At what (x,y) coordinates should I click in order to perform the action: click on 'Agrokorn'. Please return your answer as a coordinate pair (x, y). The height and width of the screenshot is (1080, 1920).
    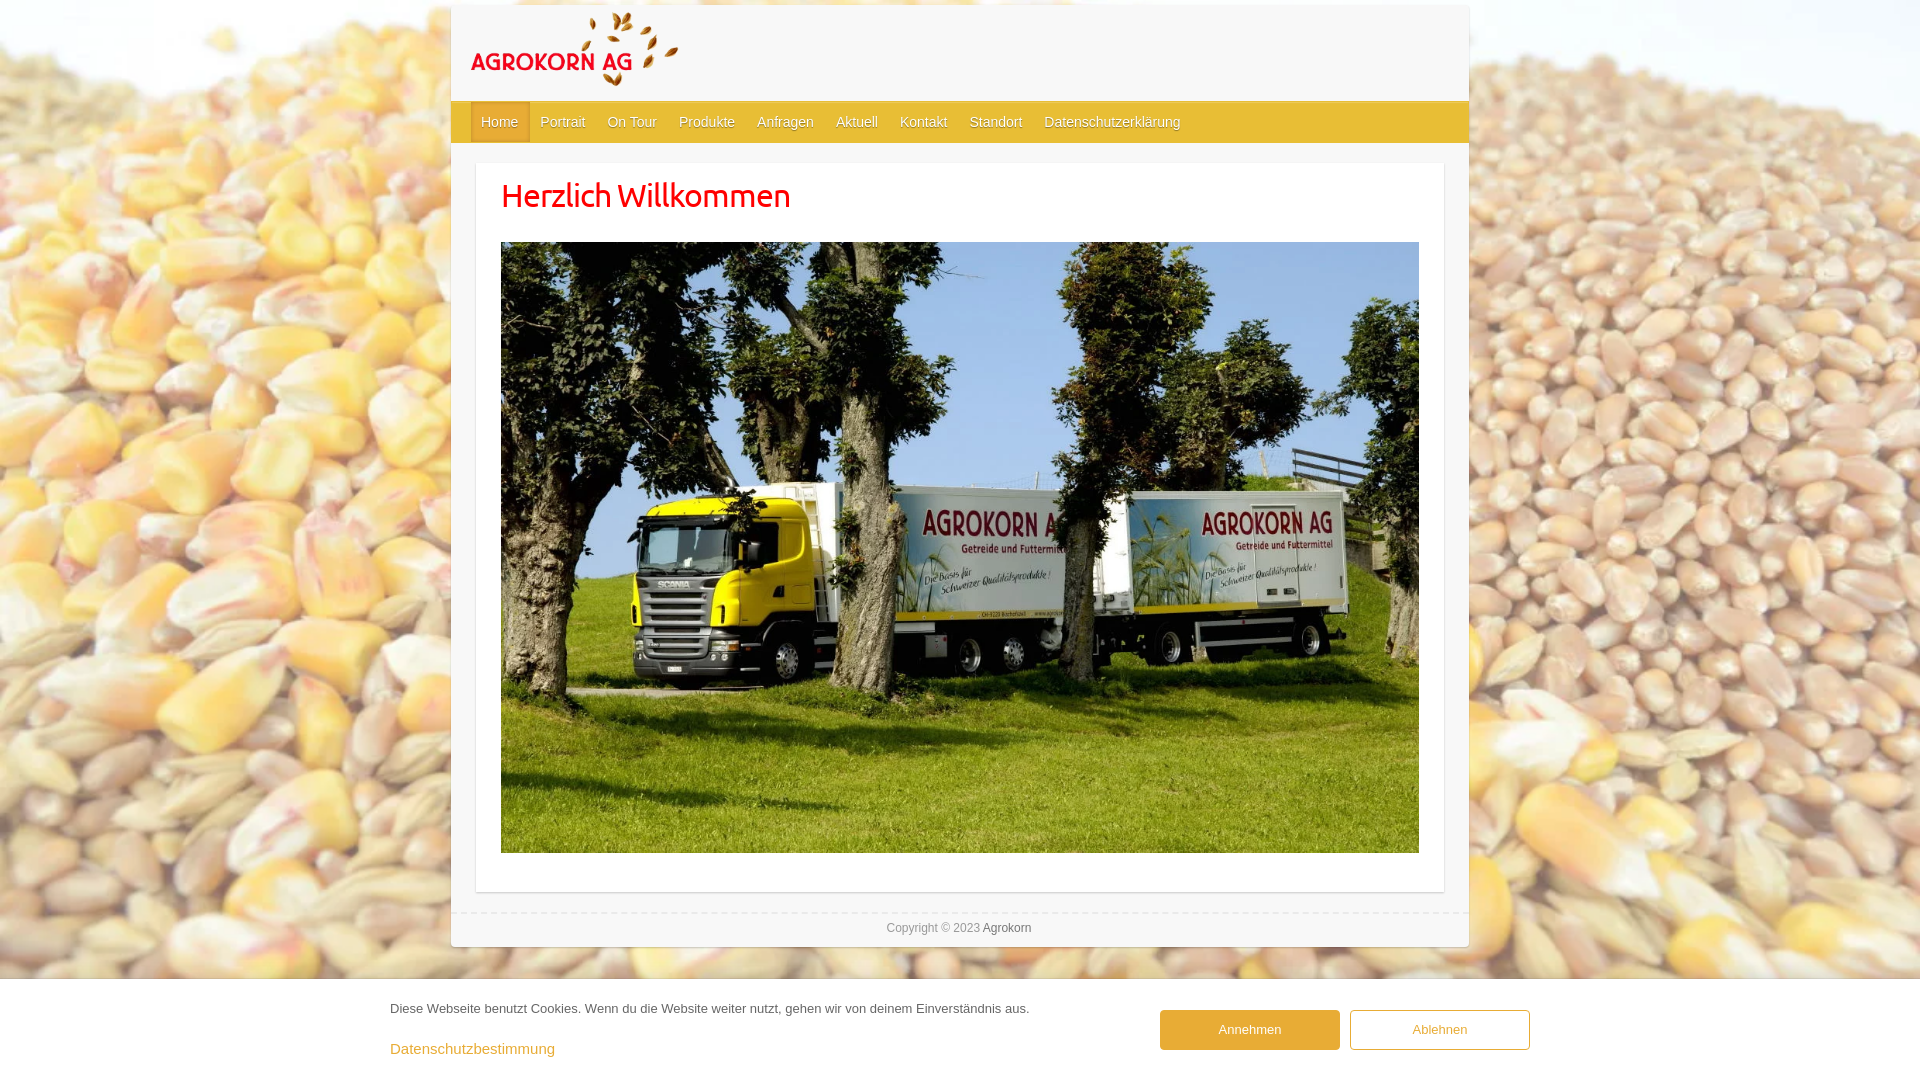
    Looking at the image, I should click on (1007, 928).